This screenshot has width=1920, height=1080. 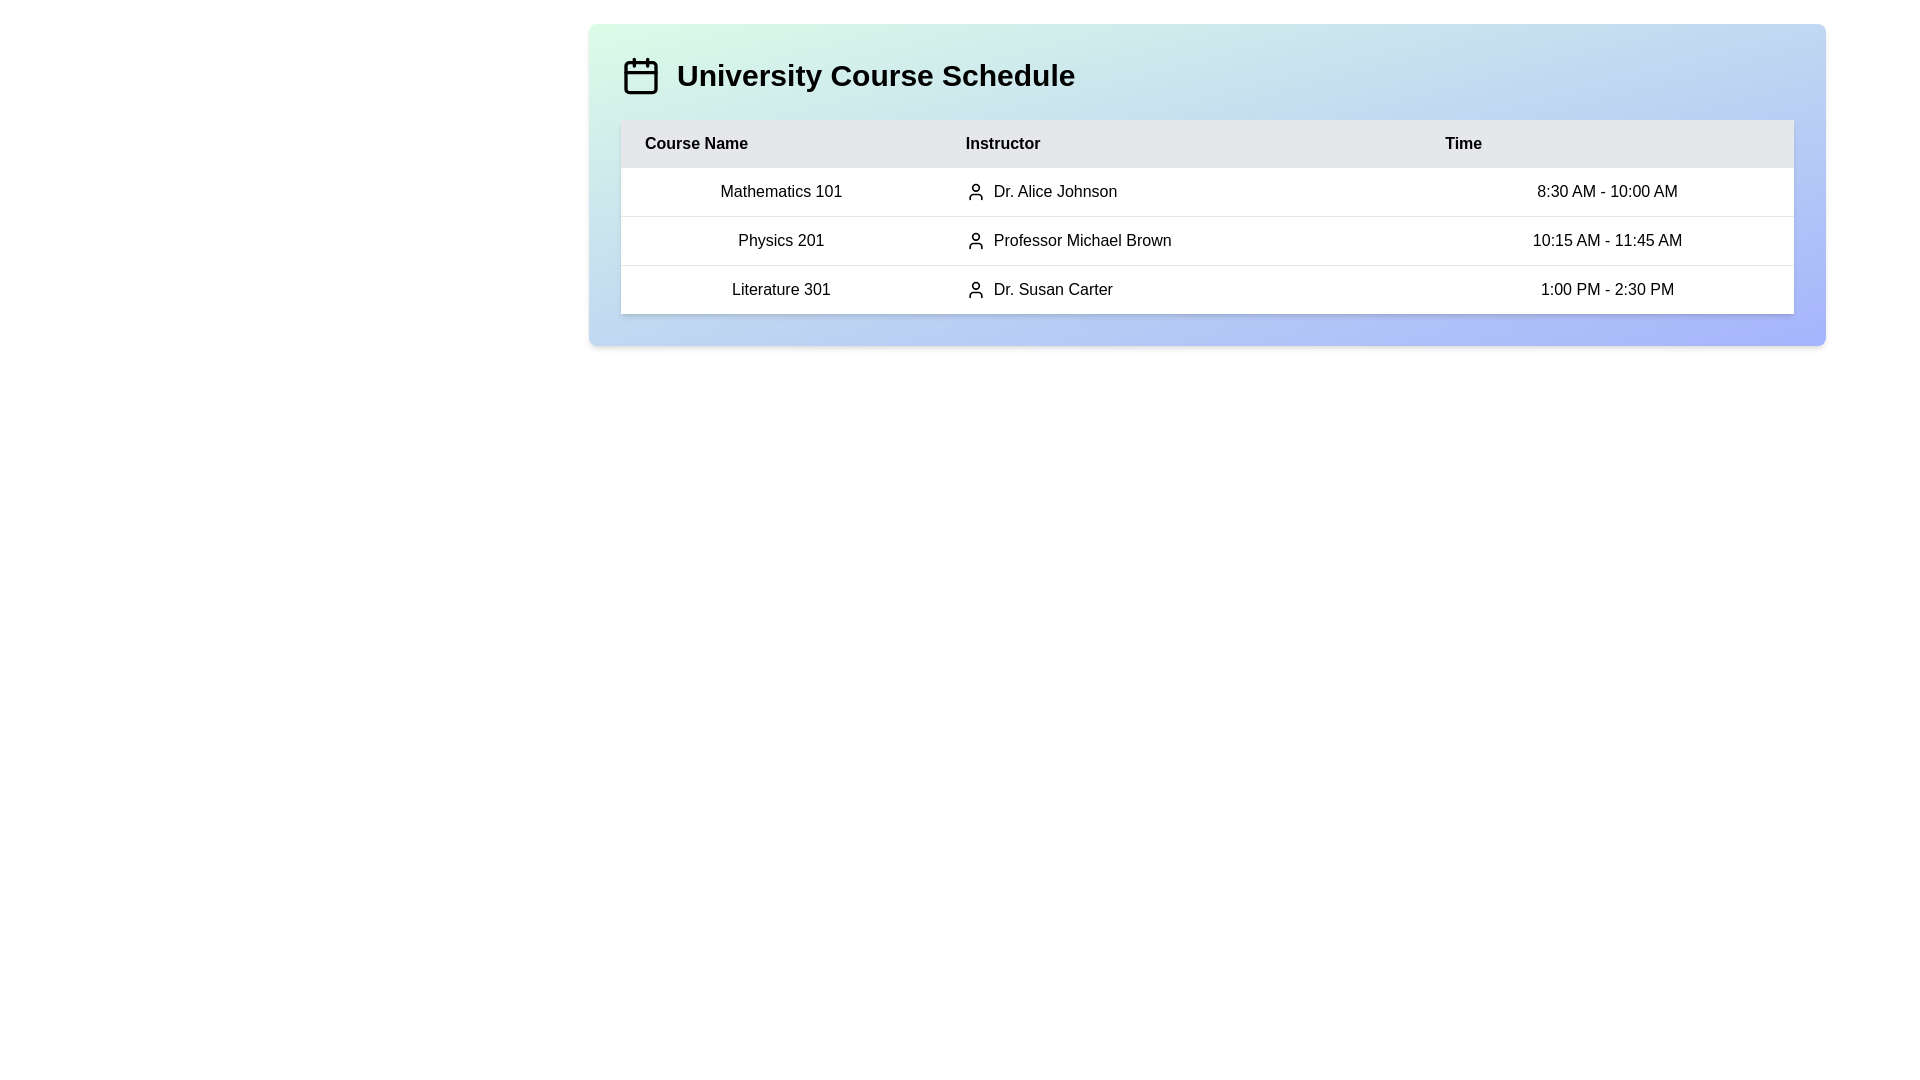 I want to click on header text element displaying 'University Course Schedule', which is prominently featured in bold, sans-serif font on a gradient background of light green to purple, centrally aligned at the top of the page, so click(x=876, y=75).